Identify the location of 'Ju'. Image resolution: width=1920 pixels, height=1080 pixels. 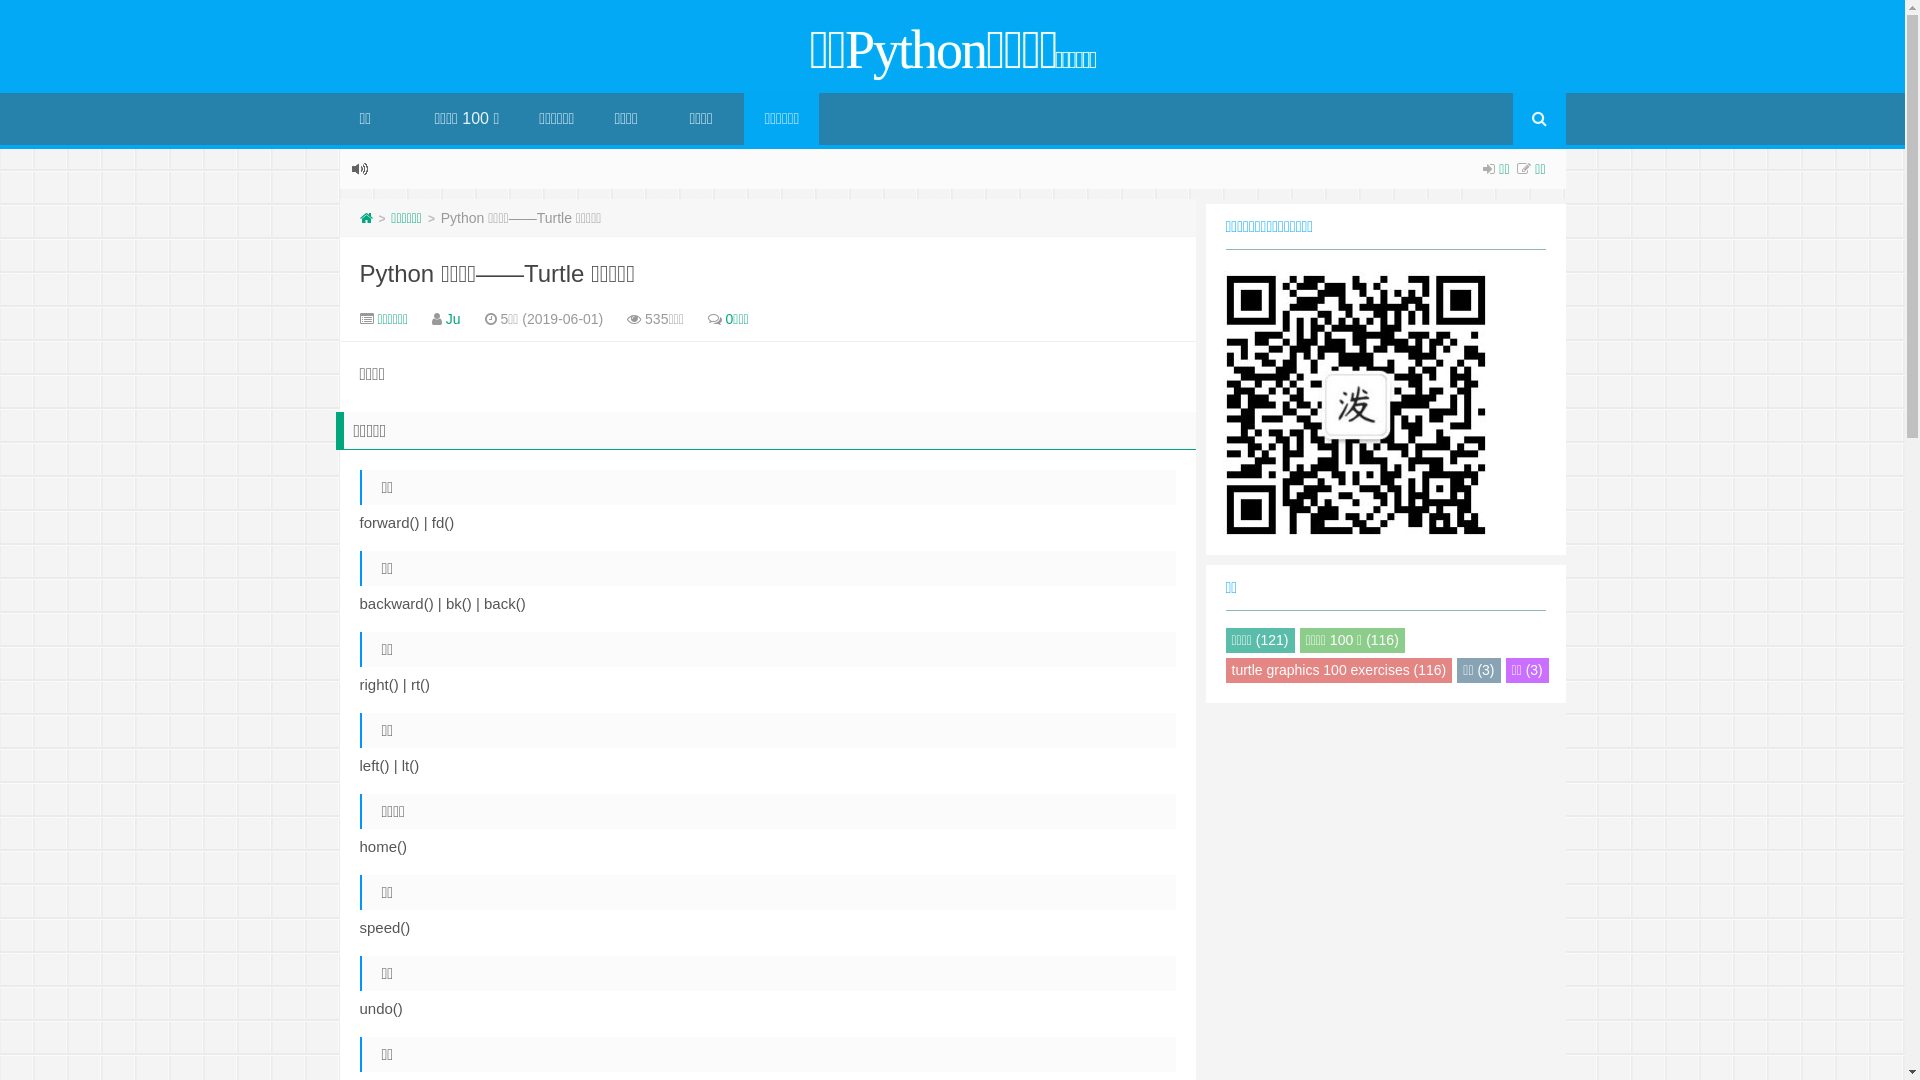
(452, 318).